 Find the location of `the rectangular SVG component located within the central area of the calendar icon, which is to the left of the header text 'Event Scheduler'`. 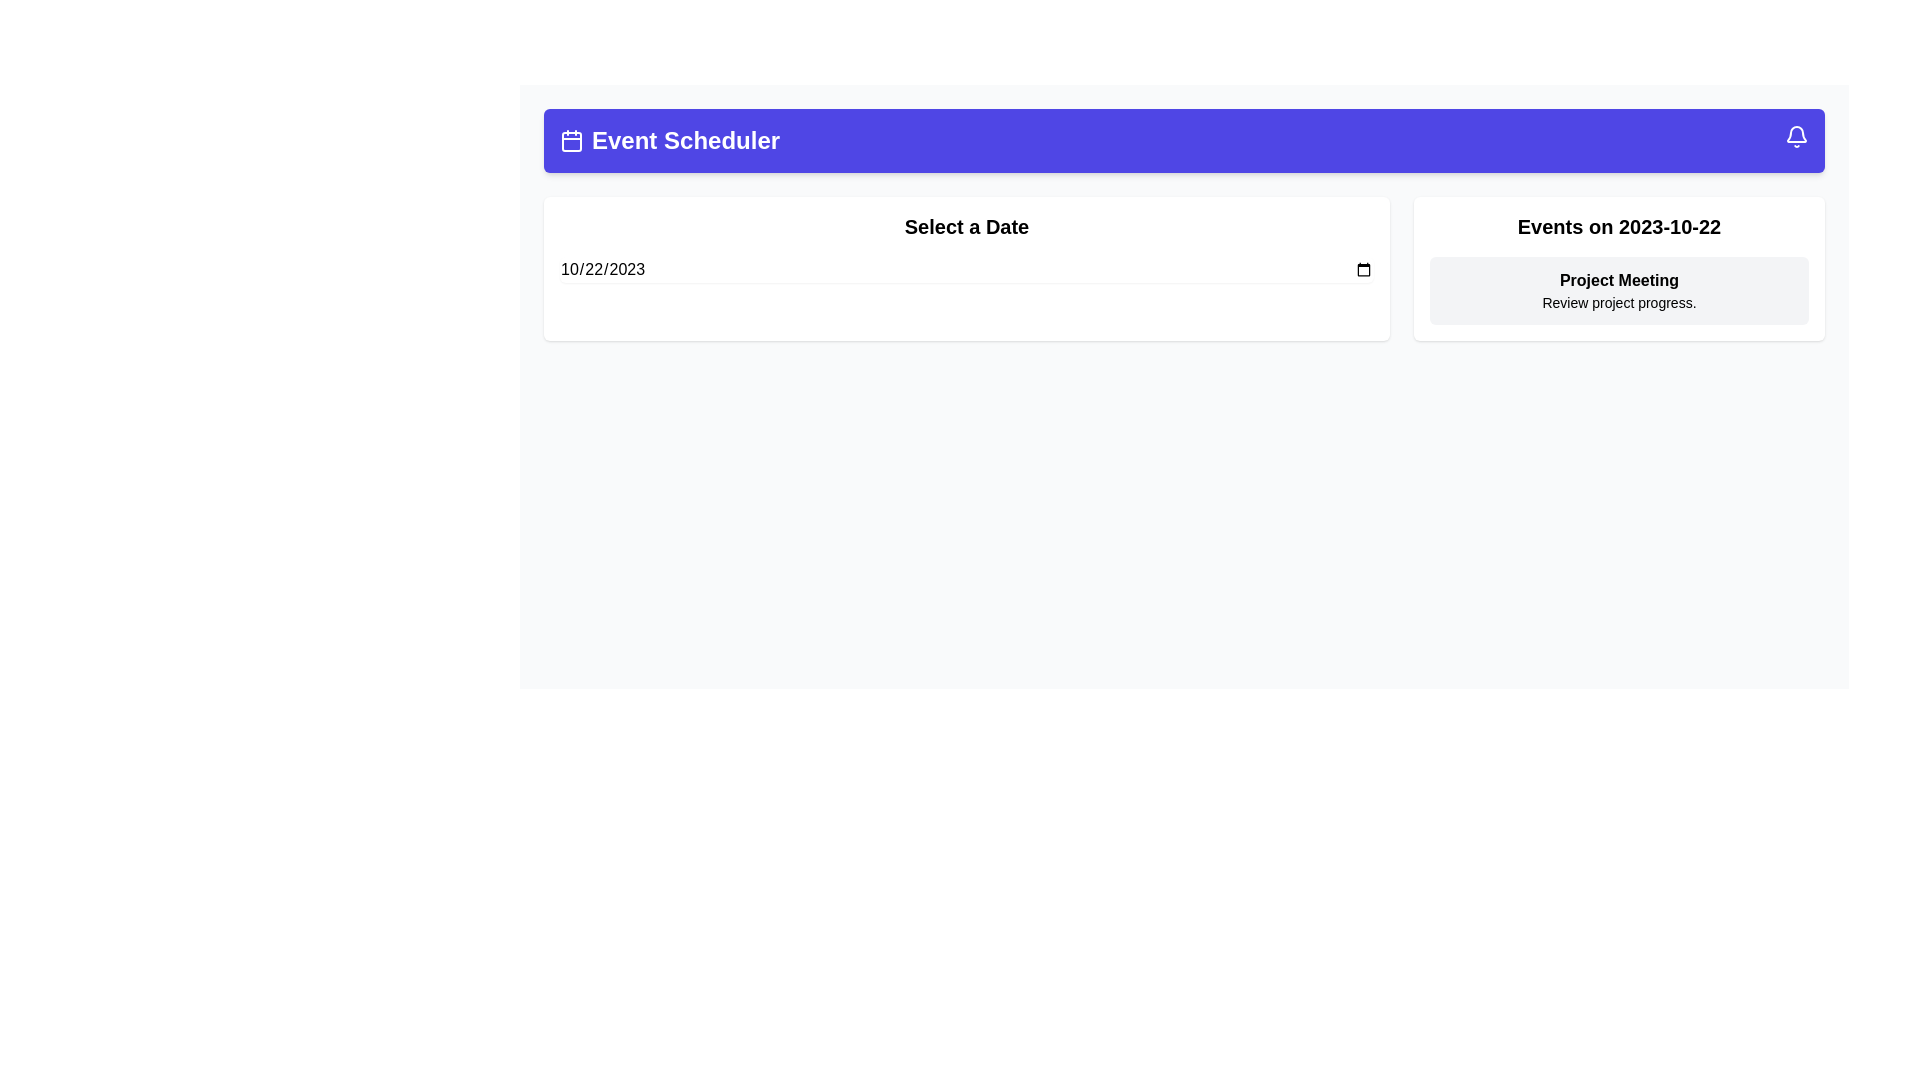

the rectangular SVG component located within the central area of the calendar icon, which is to the left of the header text 'Event Scheduler' is located at coordinates (570, 141).